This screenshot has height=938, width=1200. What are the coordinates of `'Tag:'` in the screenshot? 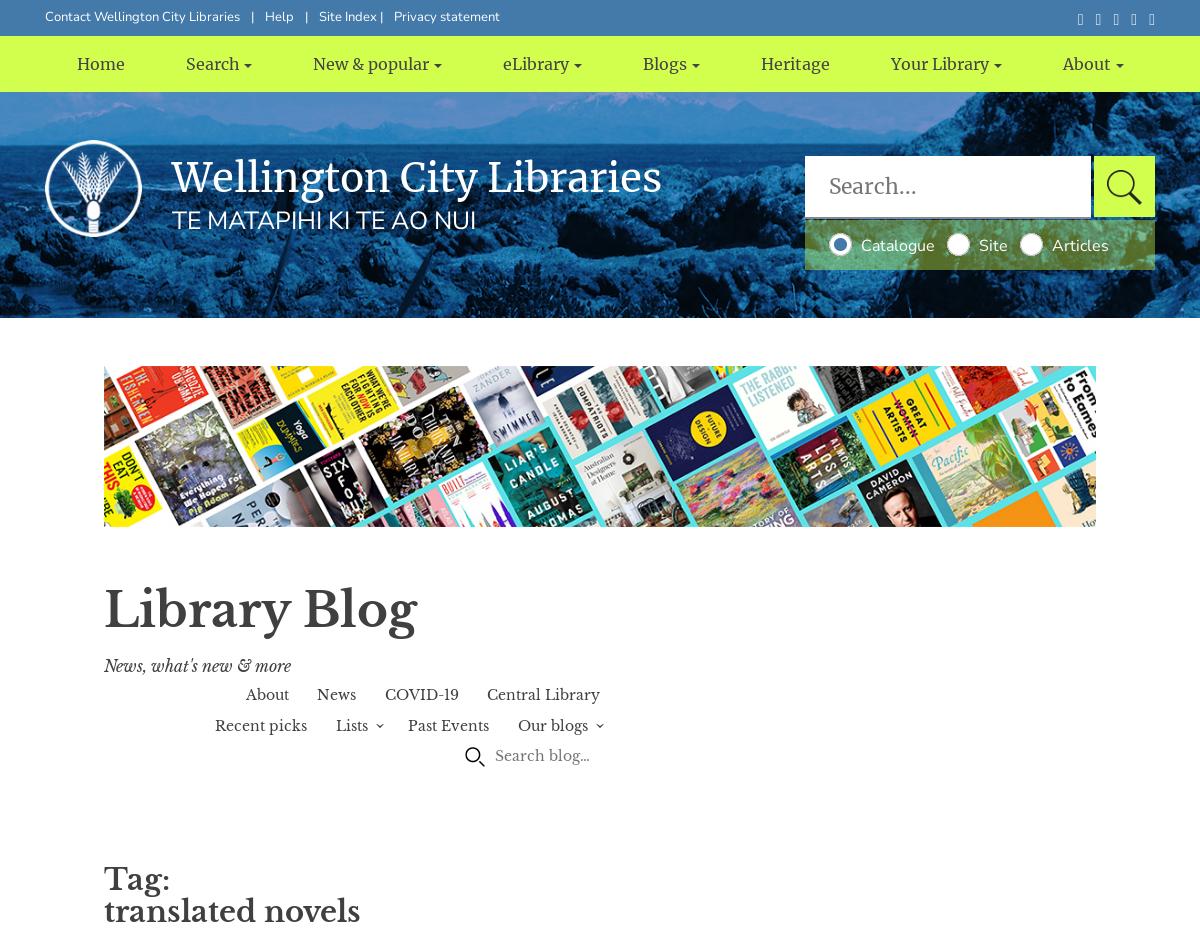 It's located at (137, 880).